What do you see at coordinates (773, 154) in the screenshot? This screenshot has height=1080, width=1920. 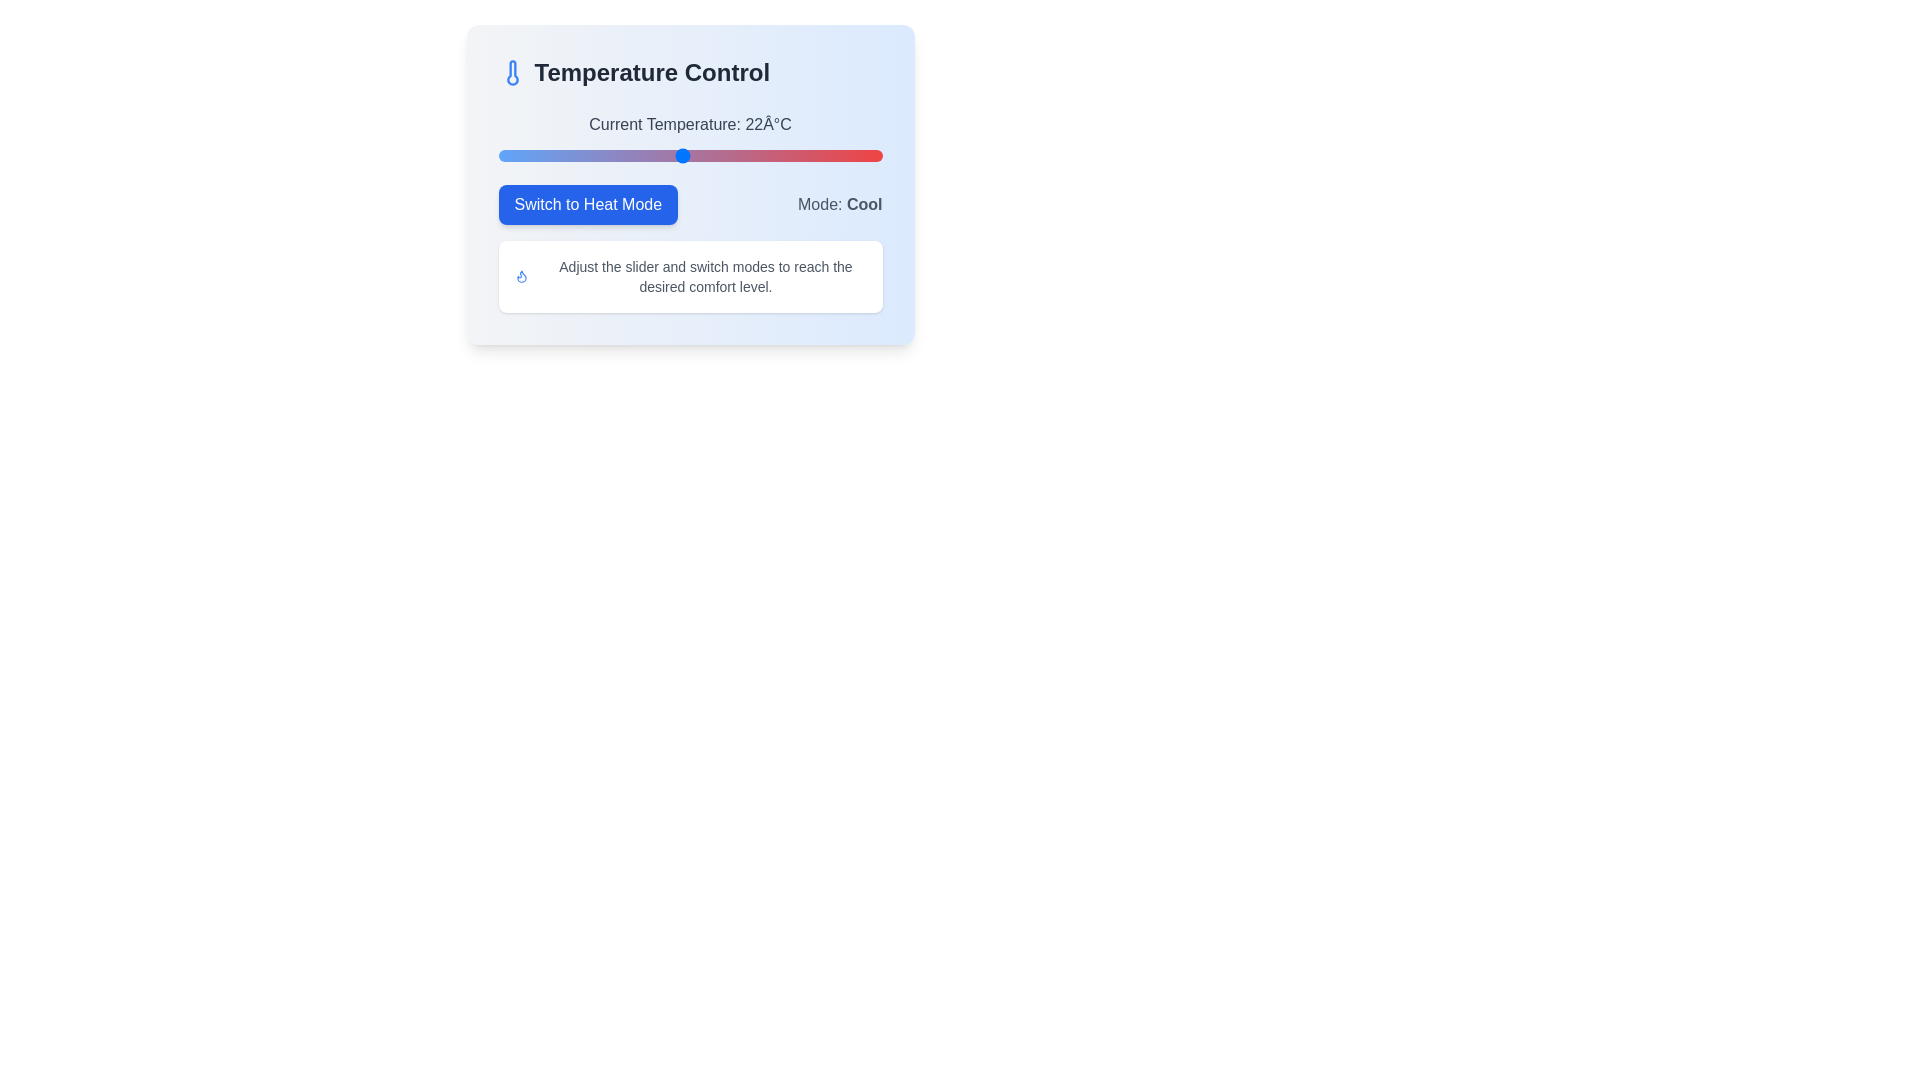 I see `the temperature slider to set the value to 28°C` at bounding box center [773, 154].